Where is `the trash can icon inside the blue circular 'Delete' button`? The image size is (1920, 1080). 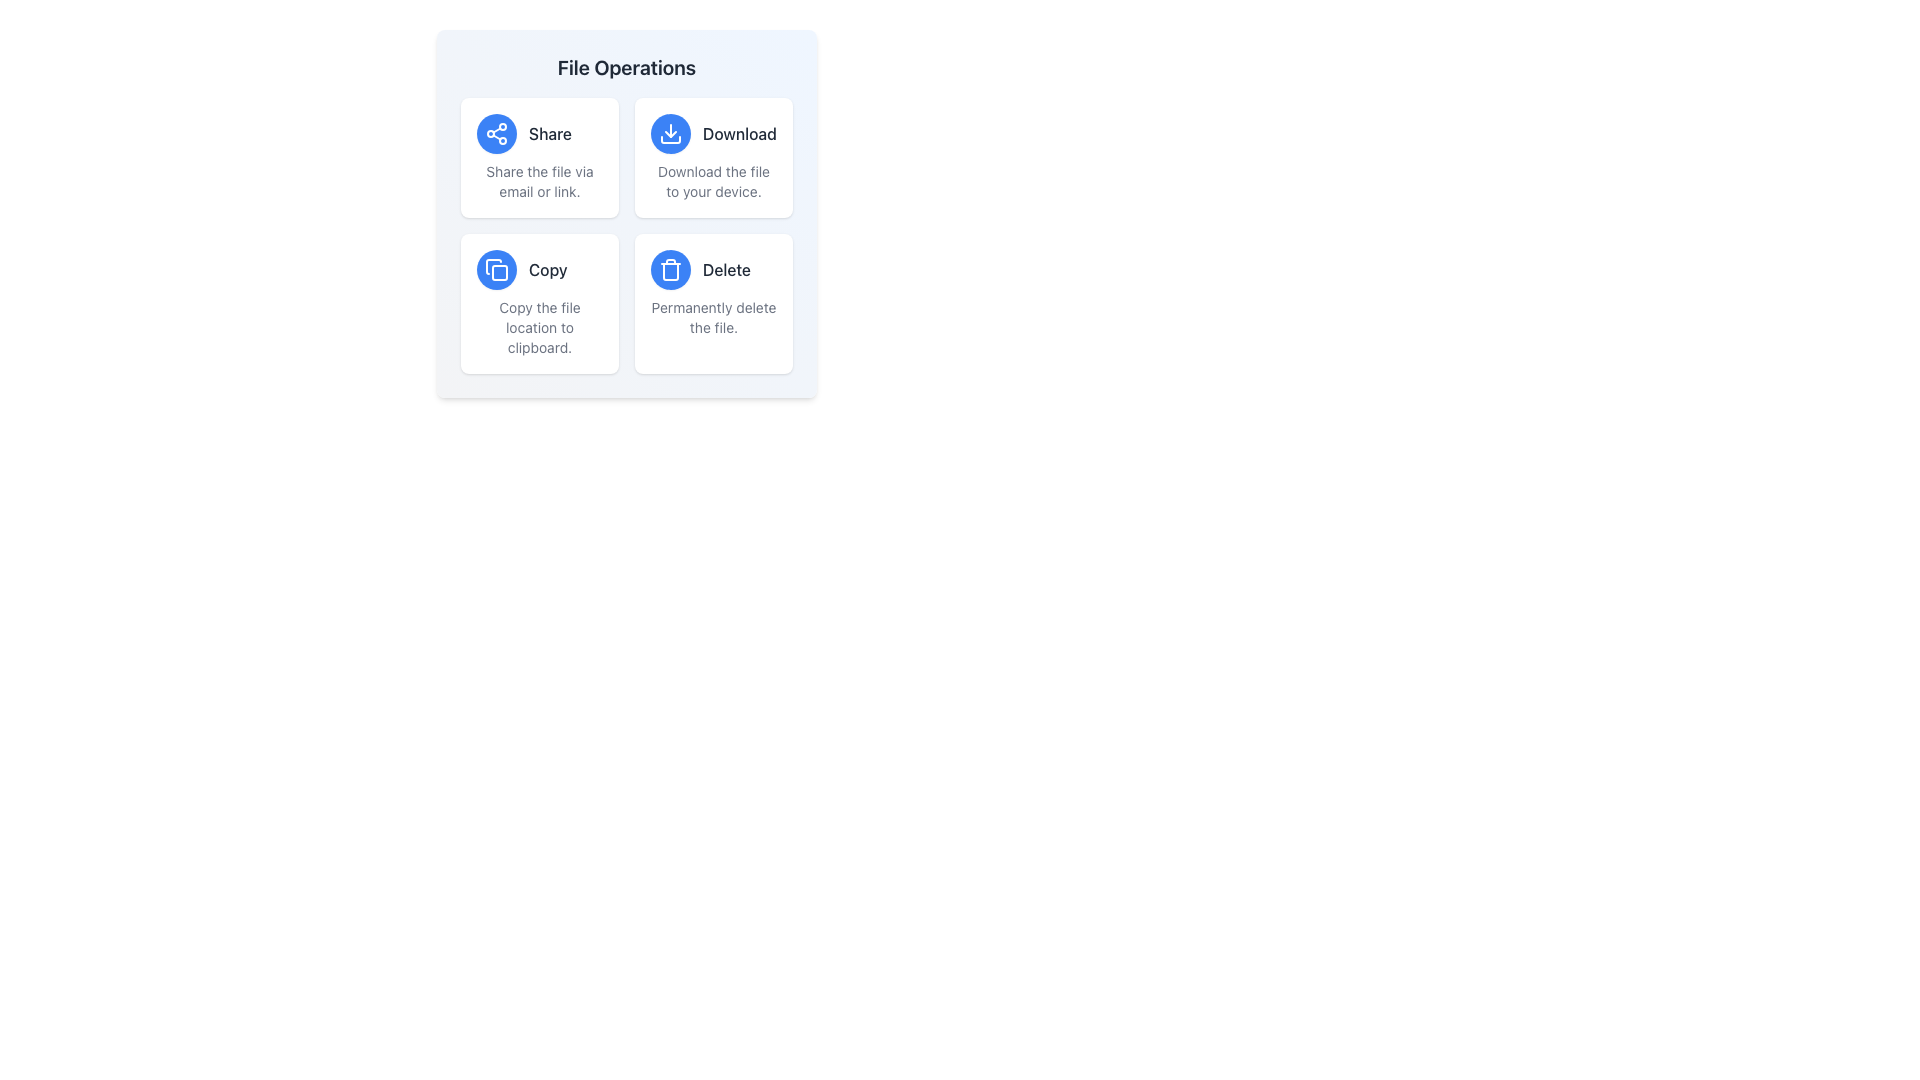
the trash can icon inside the blue circular 'Delete' button is located at coordinates (671, 270).